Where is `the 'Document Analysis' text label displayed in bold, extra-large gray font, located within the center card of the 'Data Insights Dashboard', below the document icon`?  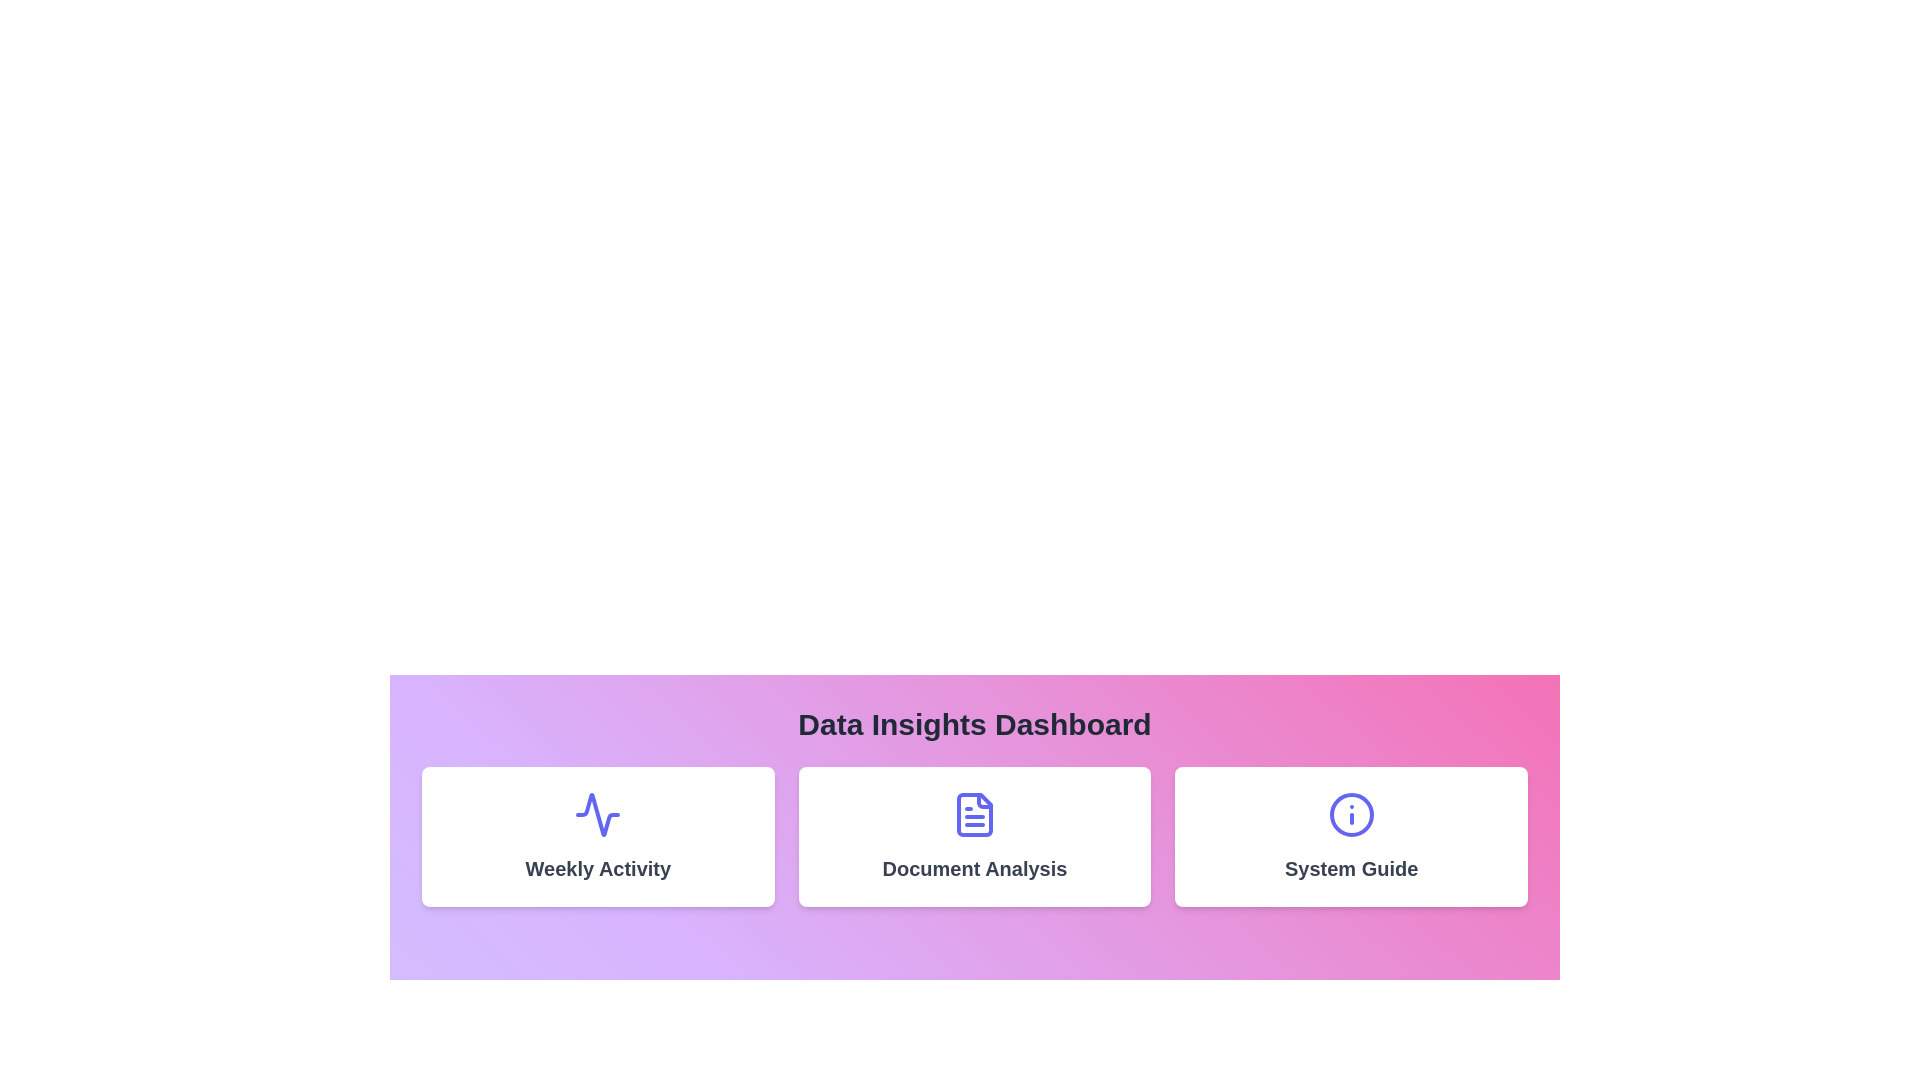 the 'Document Analysis' text label displayed in bold, extra-large gray font, located within the center card of the 'Data Insights Dashboard', below the document icon is located at coordinates (974, 867).